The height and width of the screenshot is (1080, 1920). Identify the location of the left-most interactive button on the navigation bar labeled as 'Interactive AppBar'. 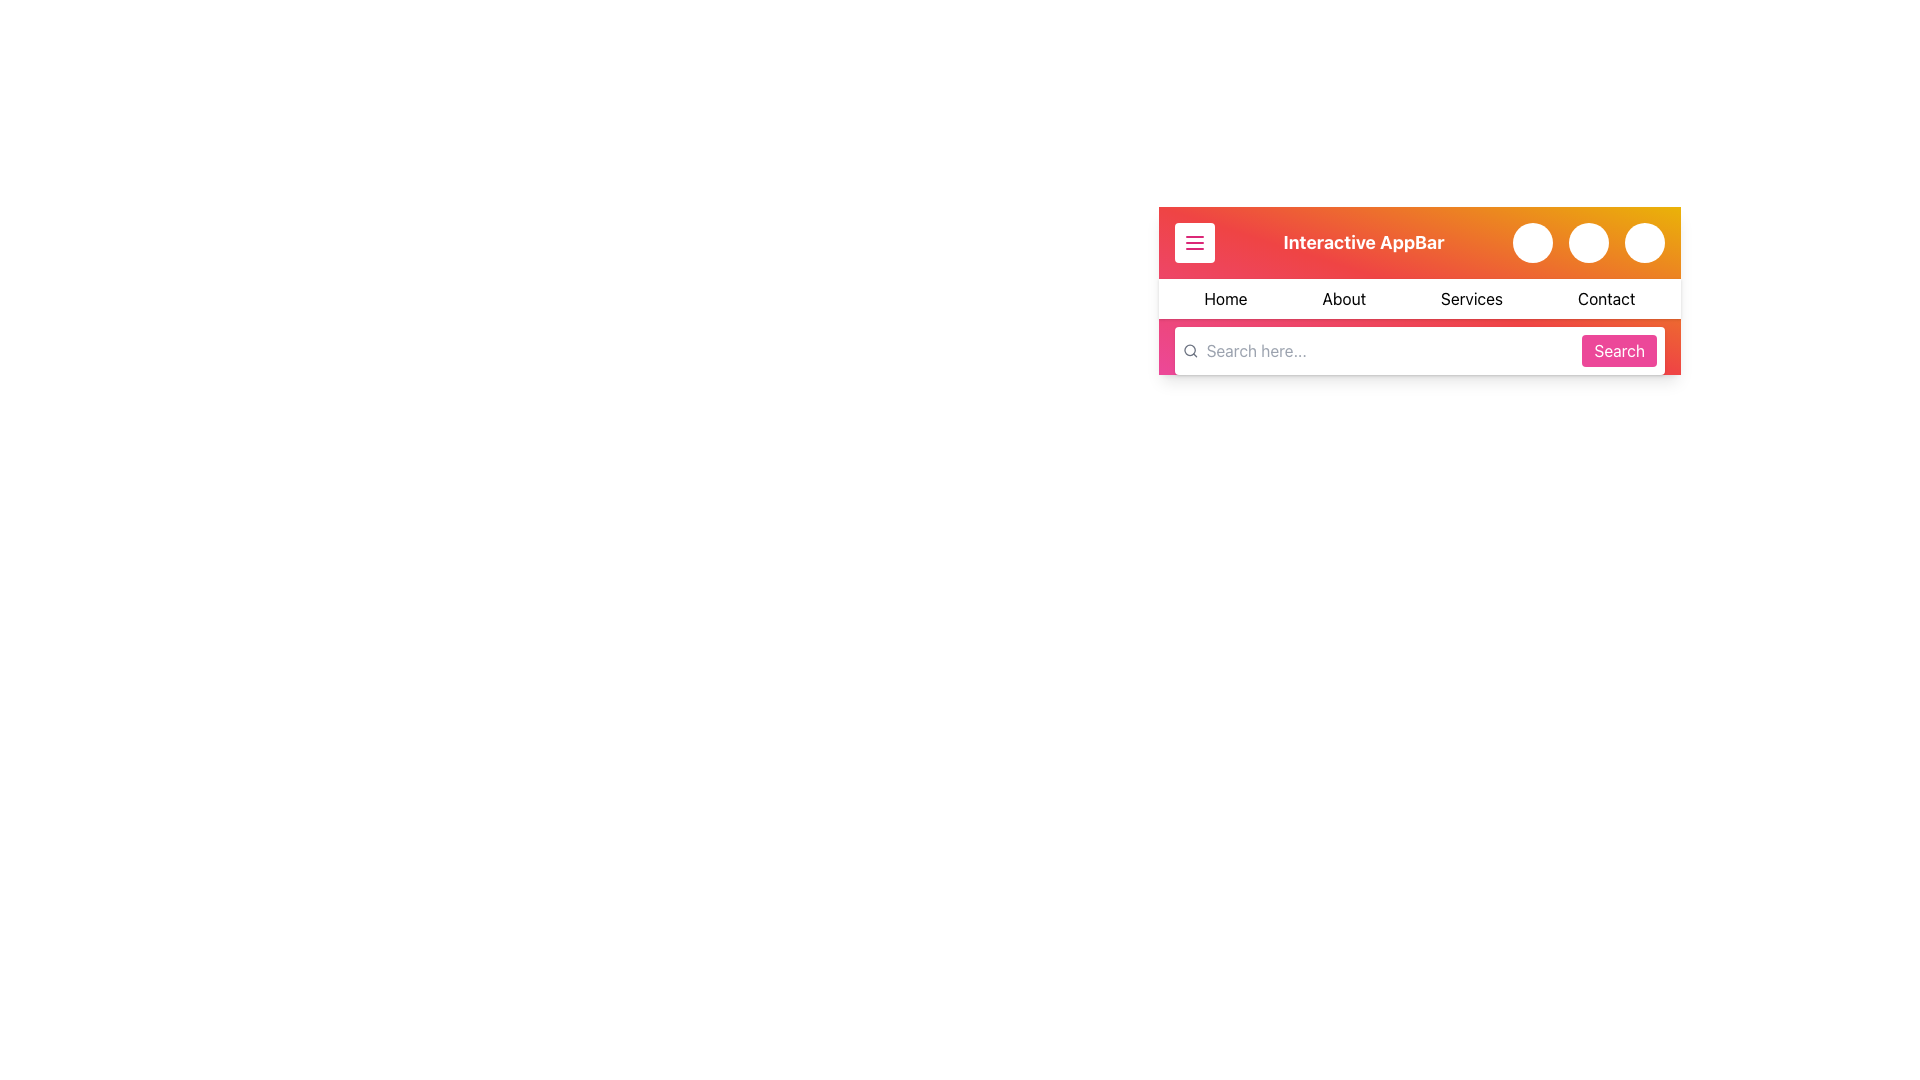
(1195, 242).